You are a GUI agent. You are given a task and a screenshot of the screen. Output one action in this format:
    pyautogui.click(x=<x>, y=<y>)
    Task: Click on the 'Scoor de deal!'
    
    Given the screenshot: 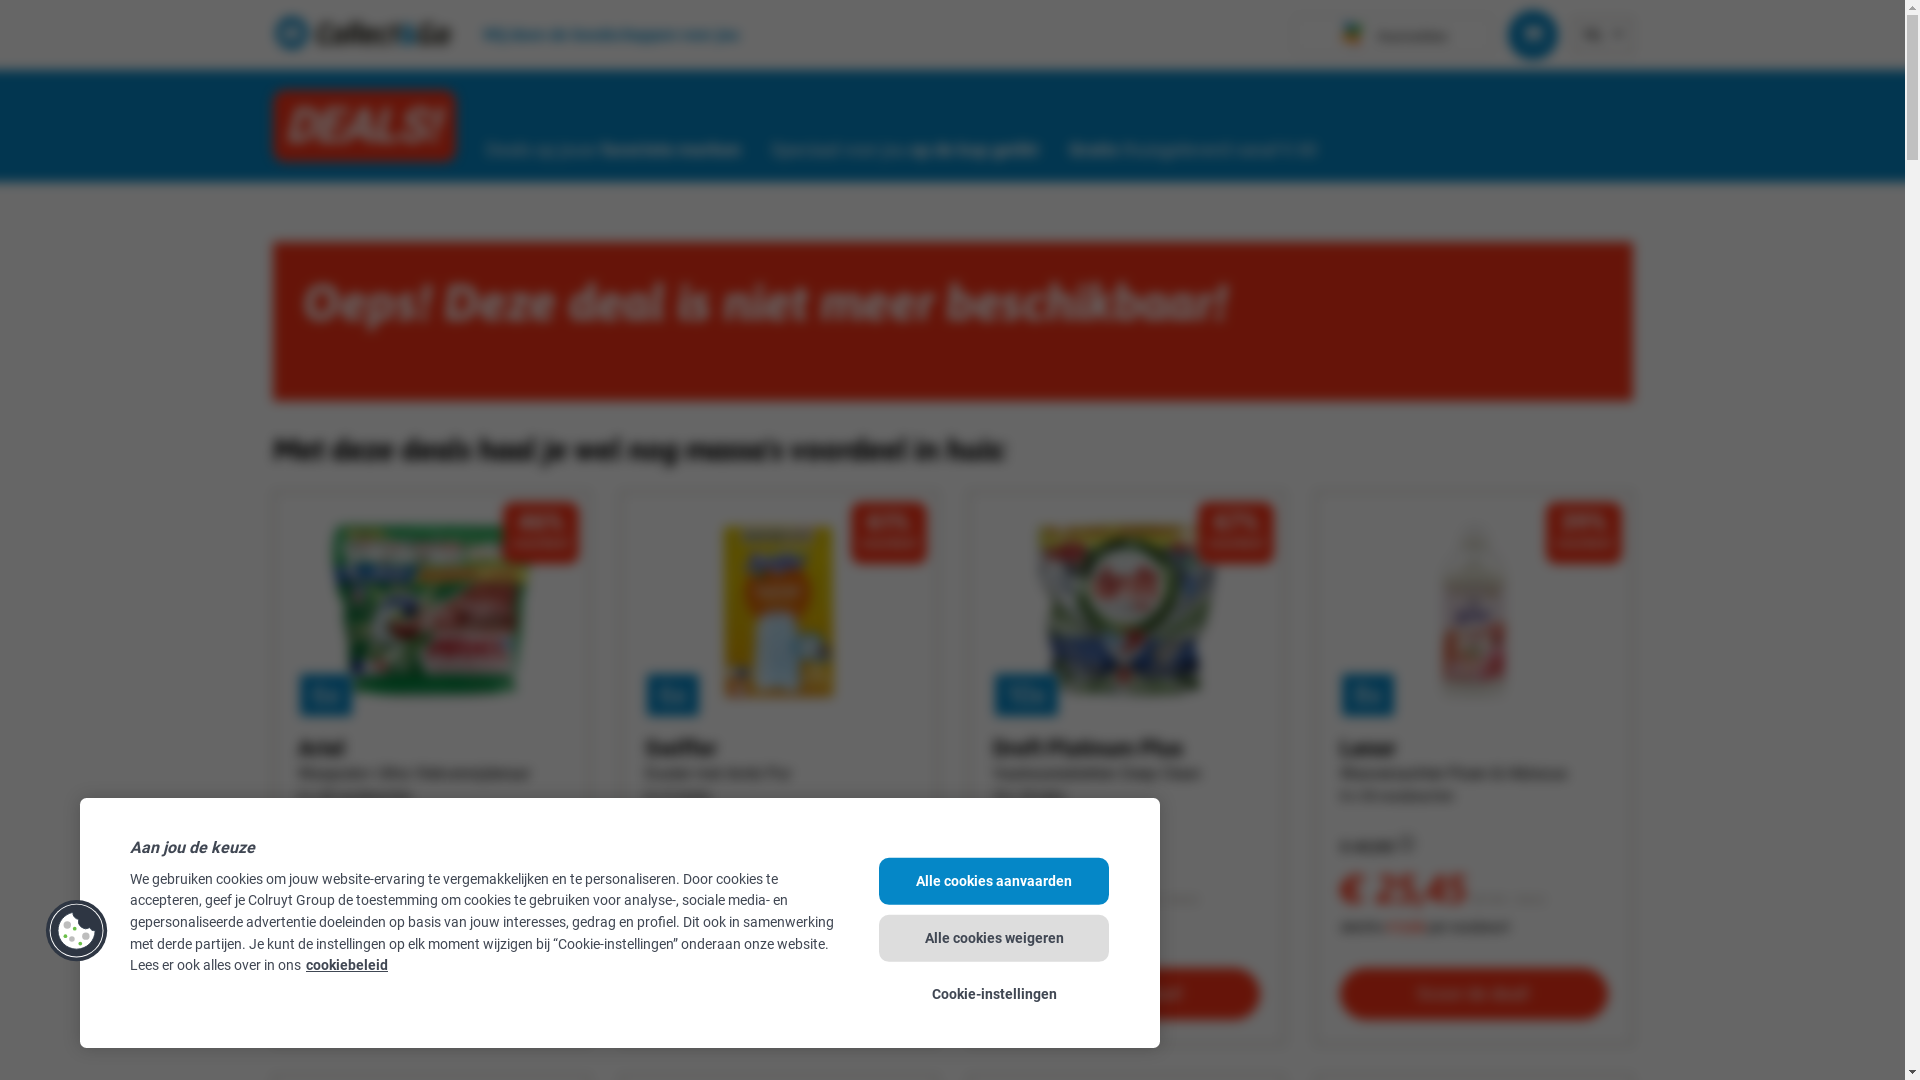 What is the action you would take?
    pyautogui.click(x=431, y=994)
    